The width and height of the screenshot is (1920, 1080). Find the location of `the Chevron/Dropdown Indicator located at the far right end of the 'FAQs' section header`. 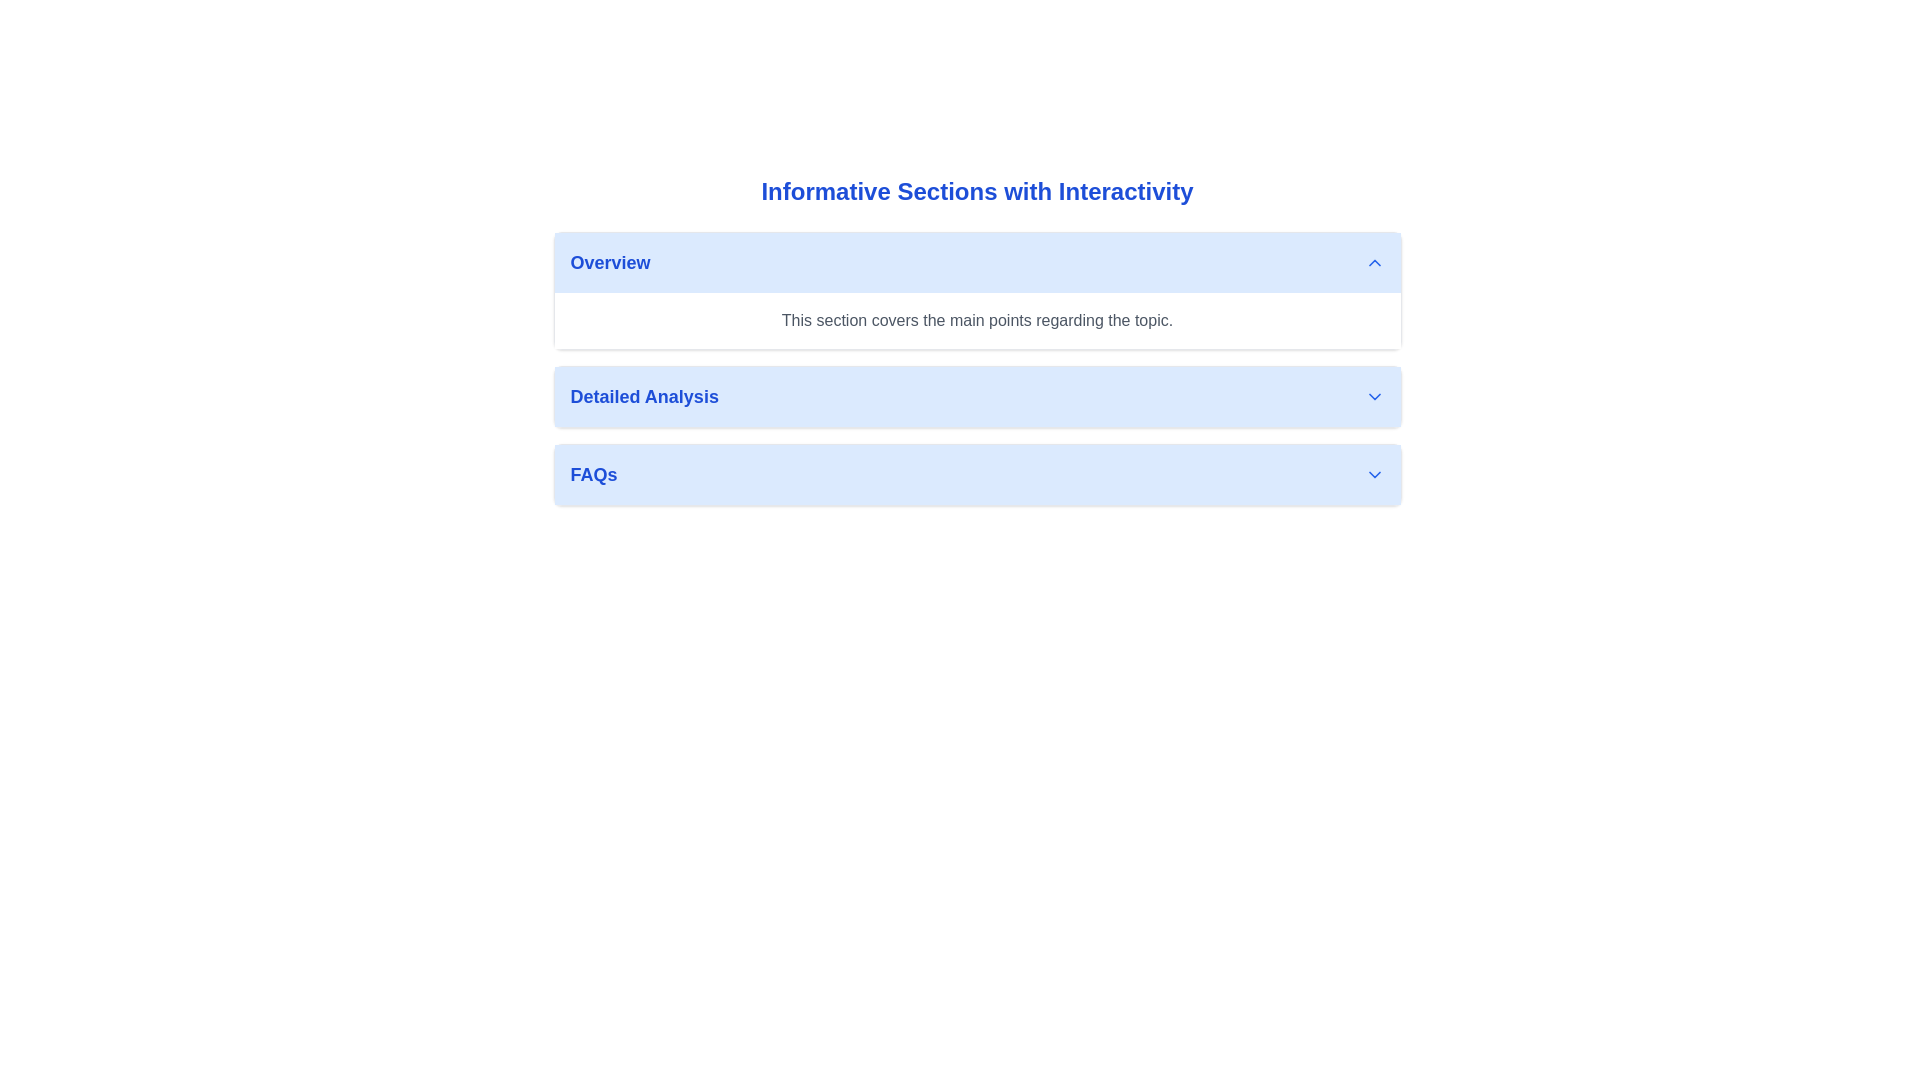

the Chevron/Dropdown Indicator located at the far right end of the 'FAQs' section header is located at coordinates (1373, 474).